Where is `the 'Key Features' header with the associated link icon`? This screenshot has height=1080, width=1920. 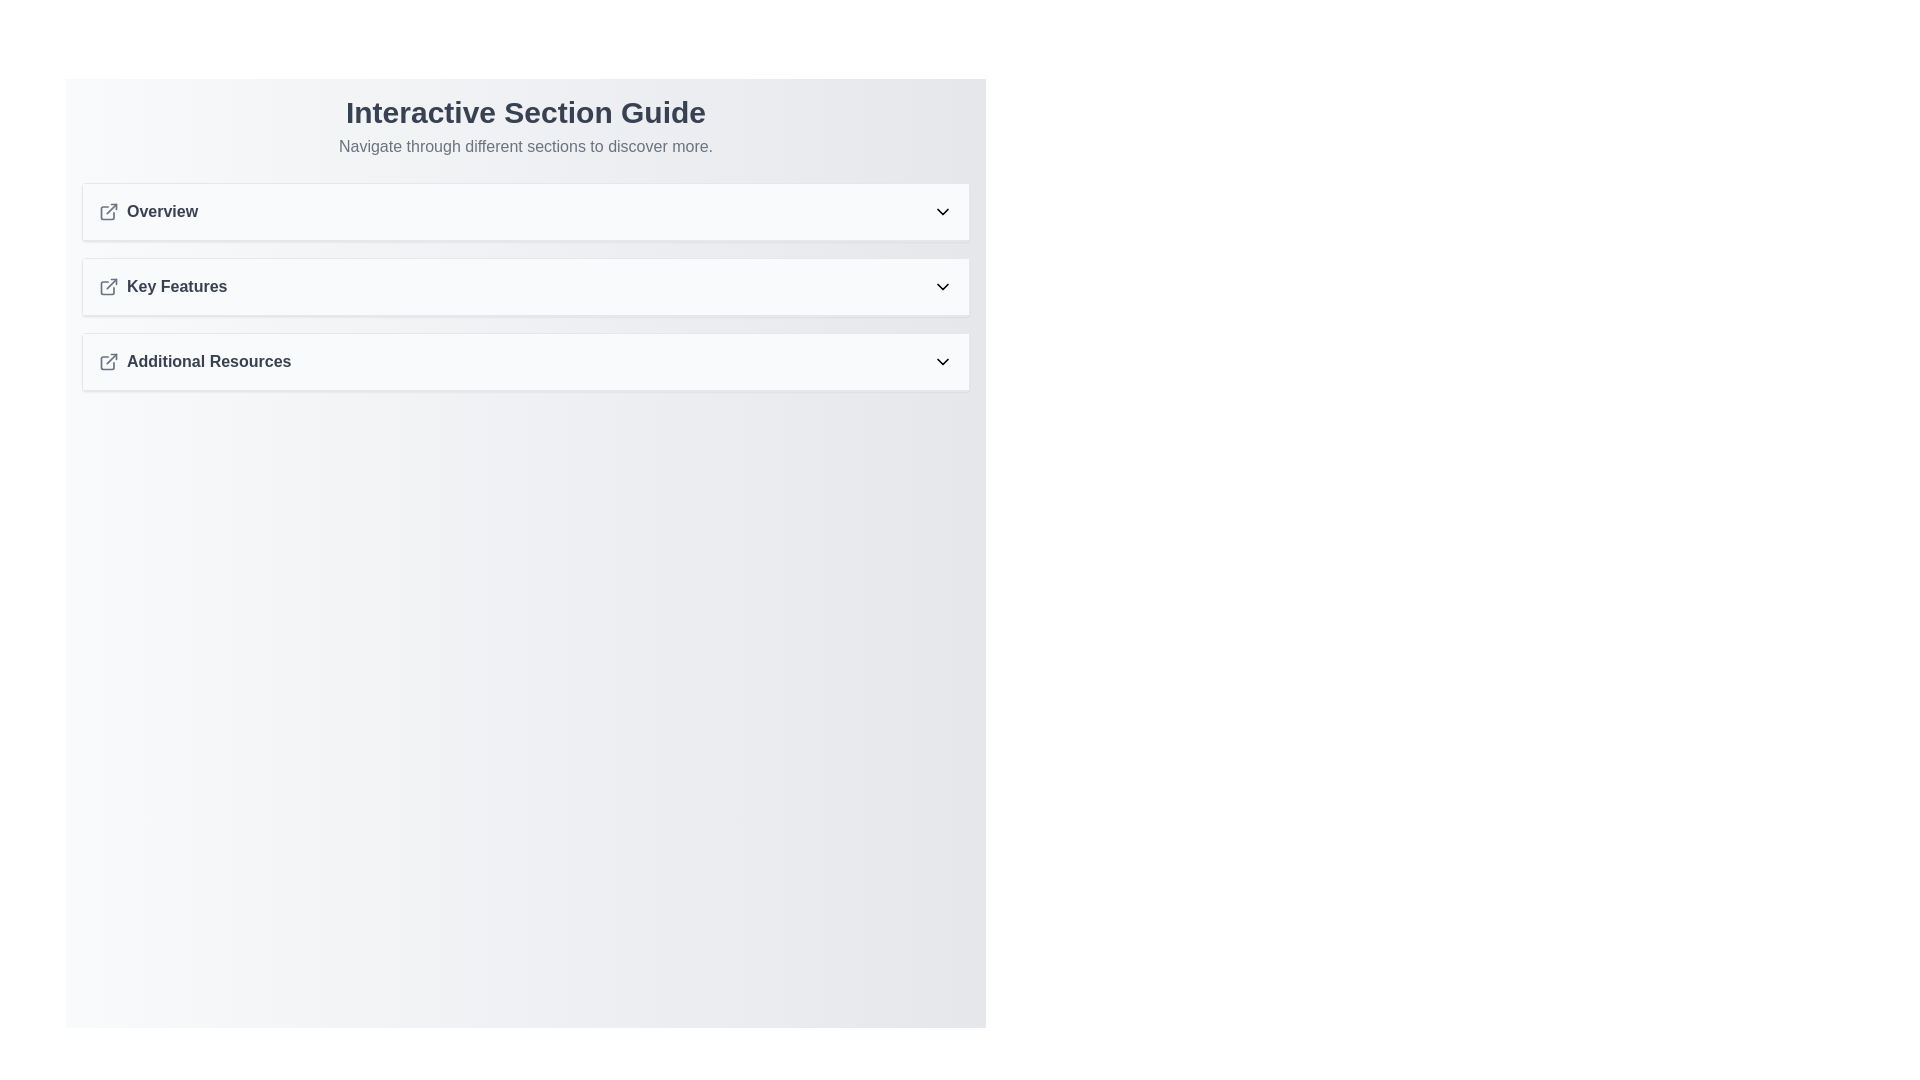
the 'Key Features' header with the associated link icon is located at coordinates (163, 286).